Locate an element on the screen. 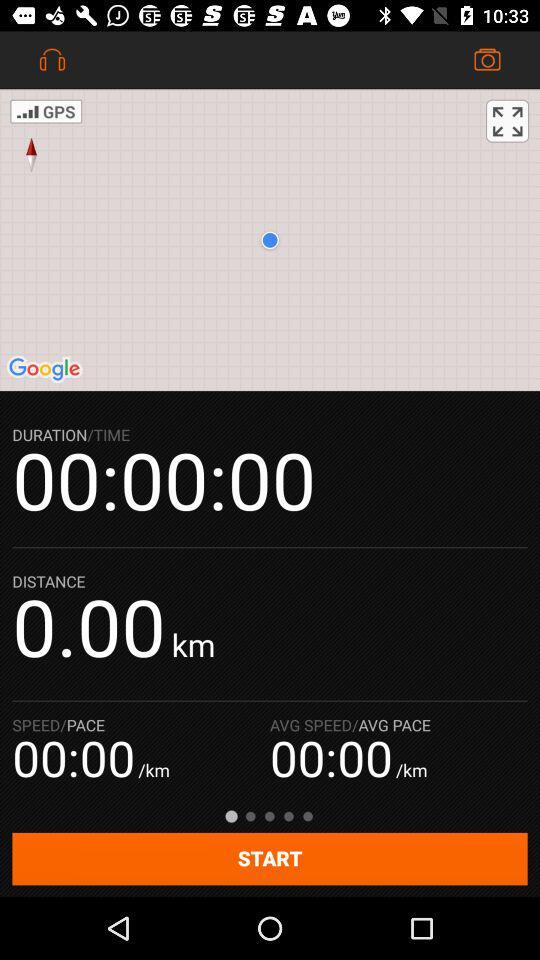  the fullscreen icon is located at coordinates (507, 120).